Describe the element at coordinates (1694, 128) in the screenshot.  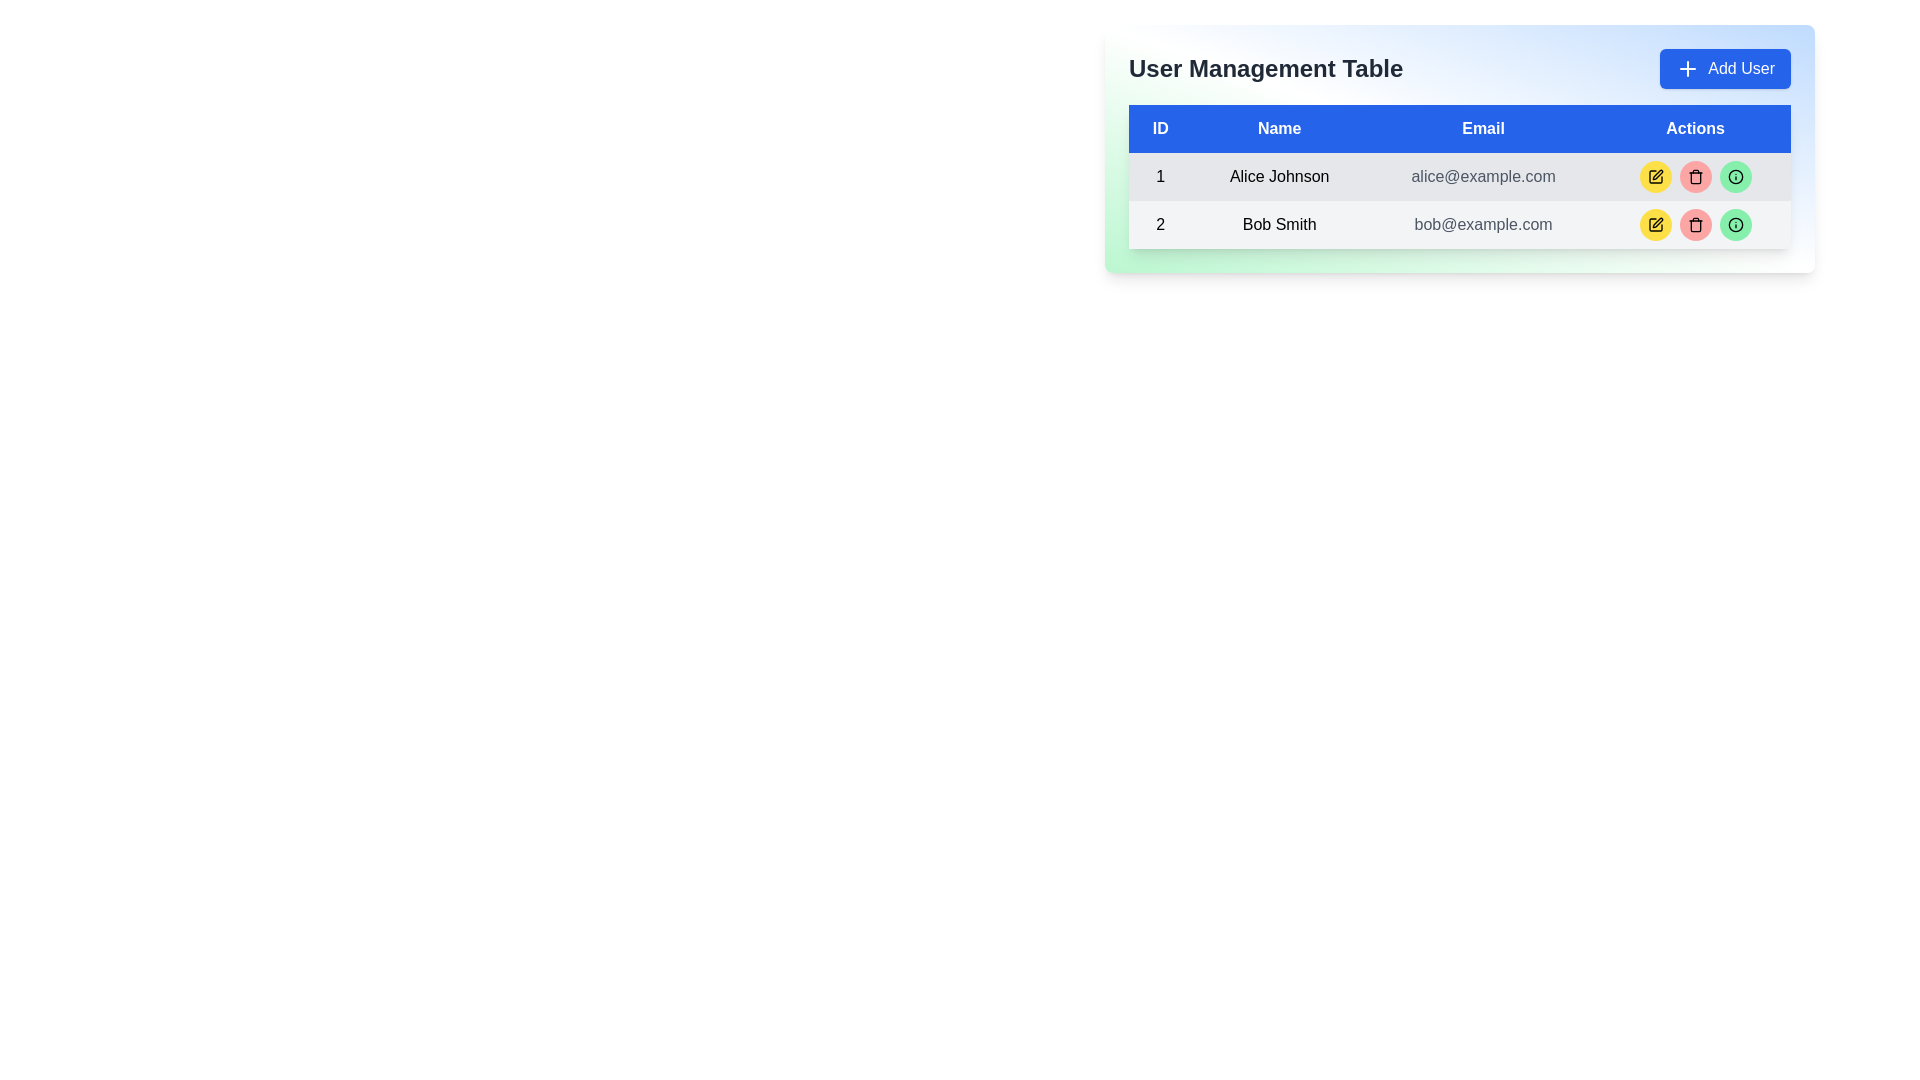
I see `the 'Actions' column header in the table, which is located in the top-right corner of the table header and is the fourth cell in the row of headers` at that location.